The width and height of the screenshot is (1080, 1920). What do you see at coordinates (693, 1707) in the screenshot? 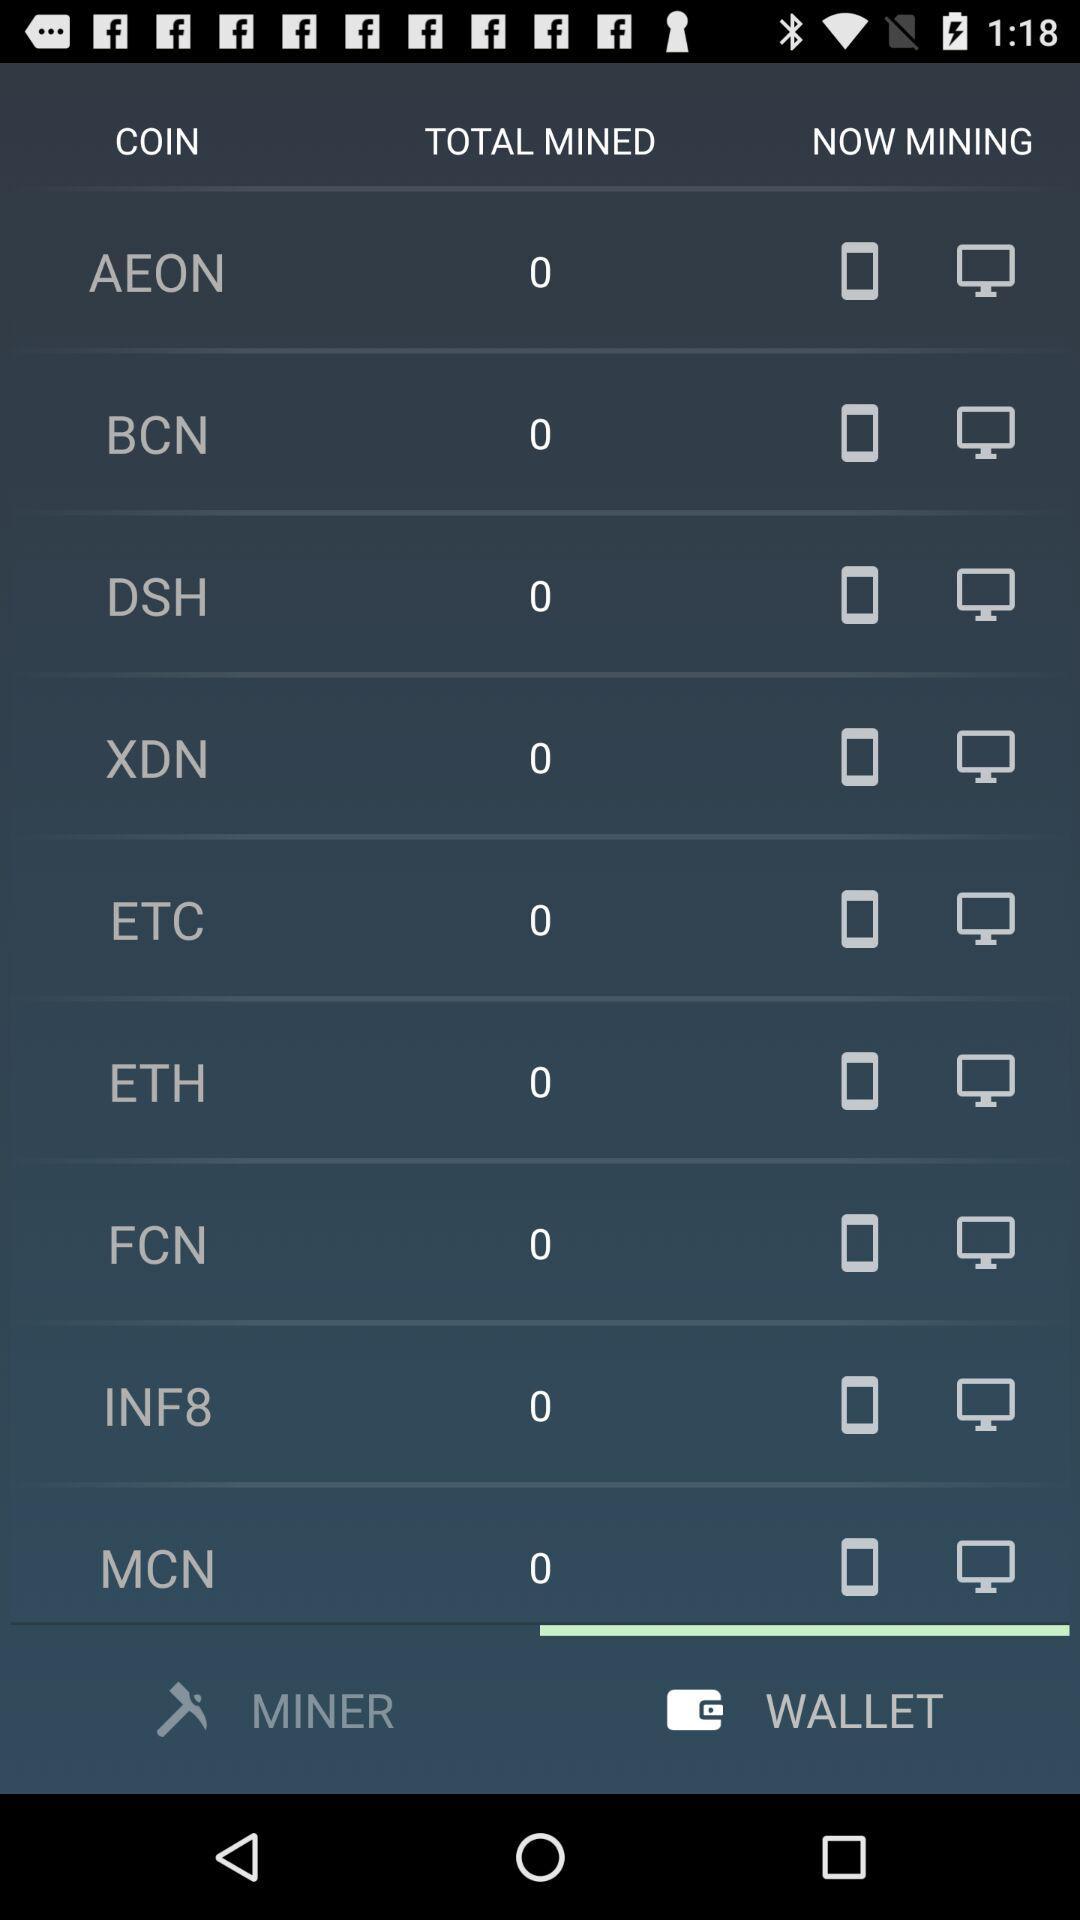
I see `the icon wallet` at bounding box center [693, 1707].